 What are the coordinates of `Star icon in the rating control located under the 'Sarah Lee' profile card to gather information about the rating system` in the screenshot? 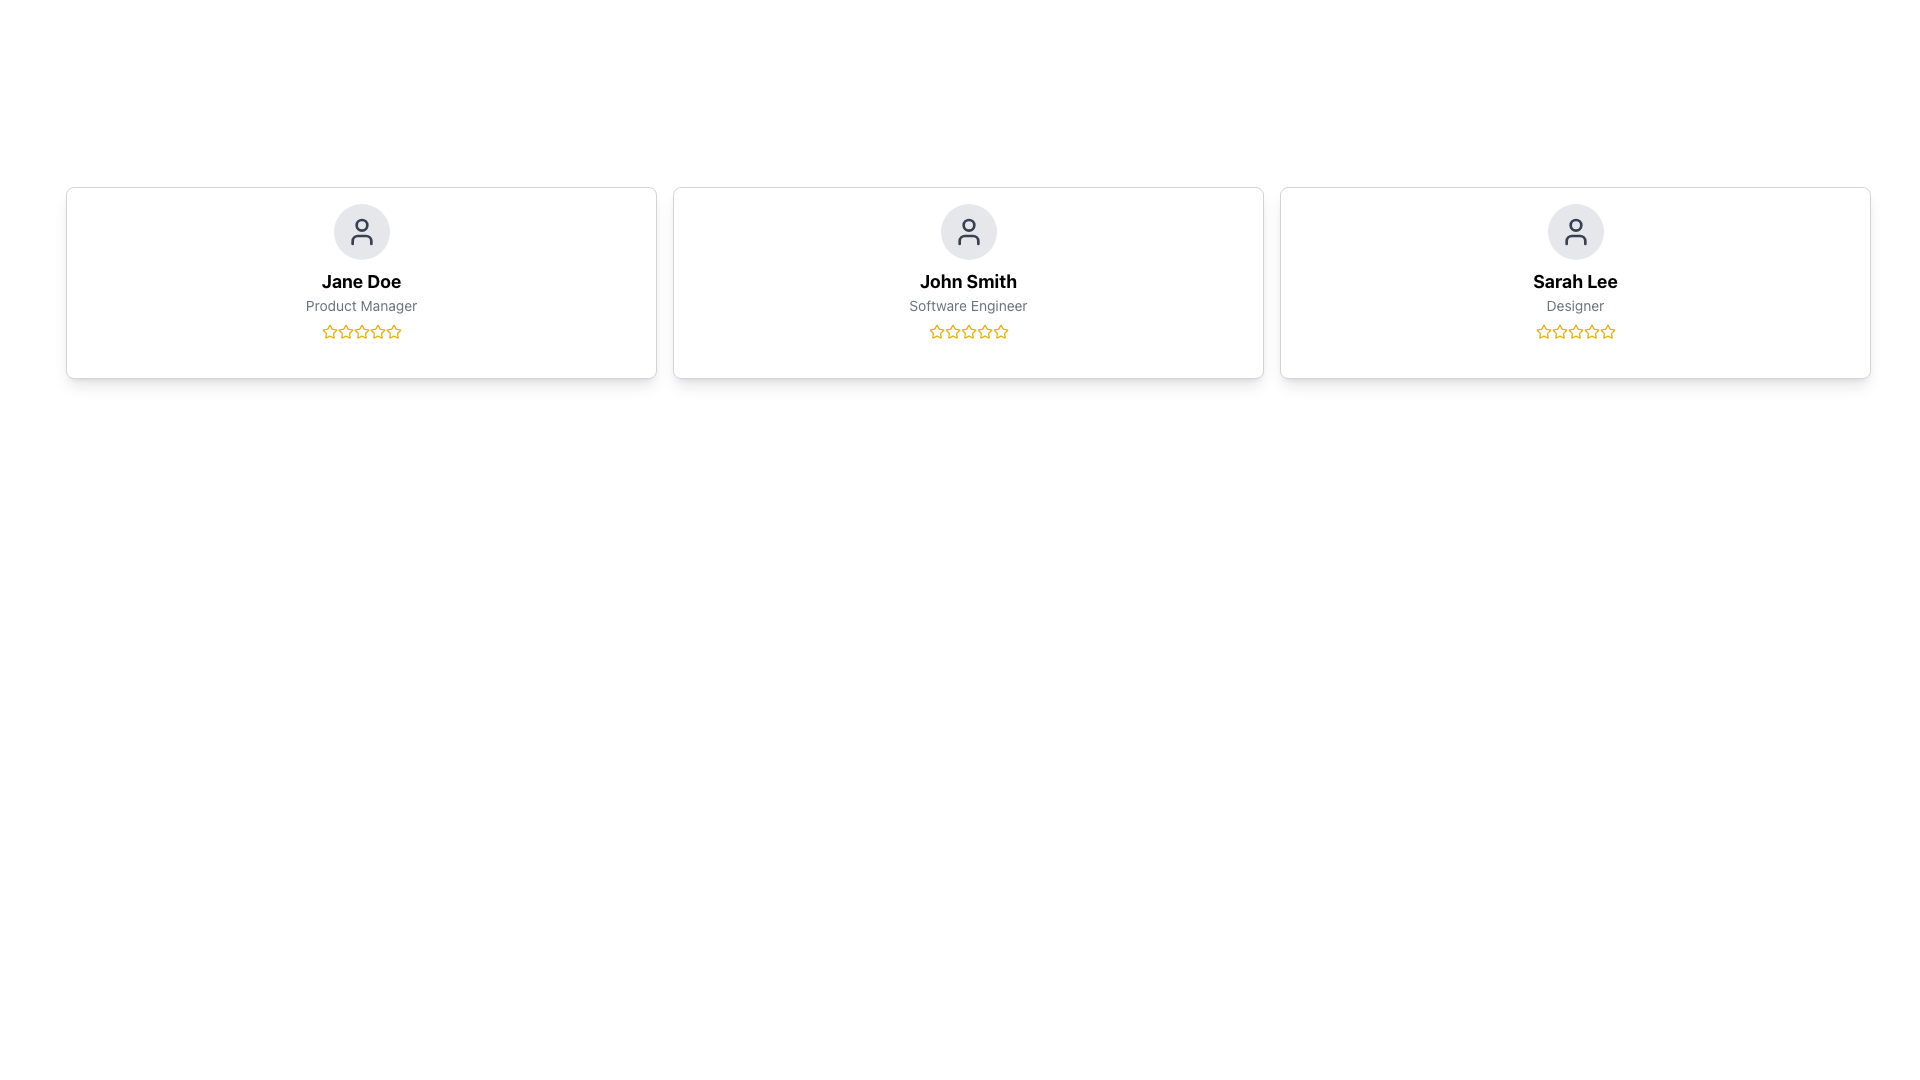 It's located at (1558, 330).